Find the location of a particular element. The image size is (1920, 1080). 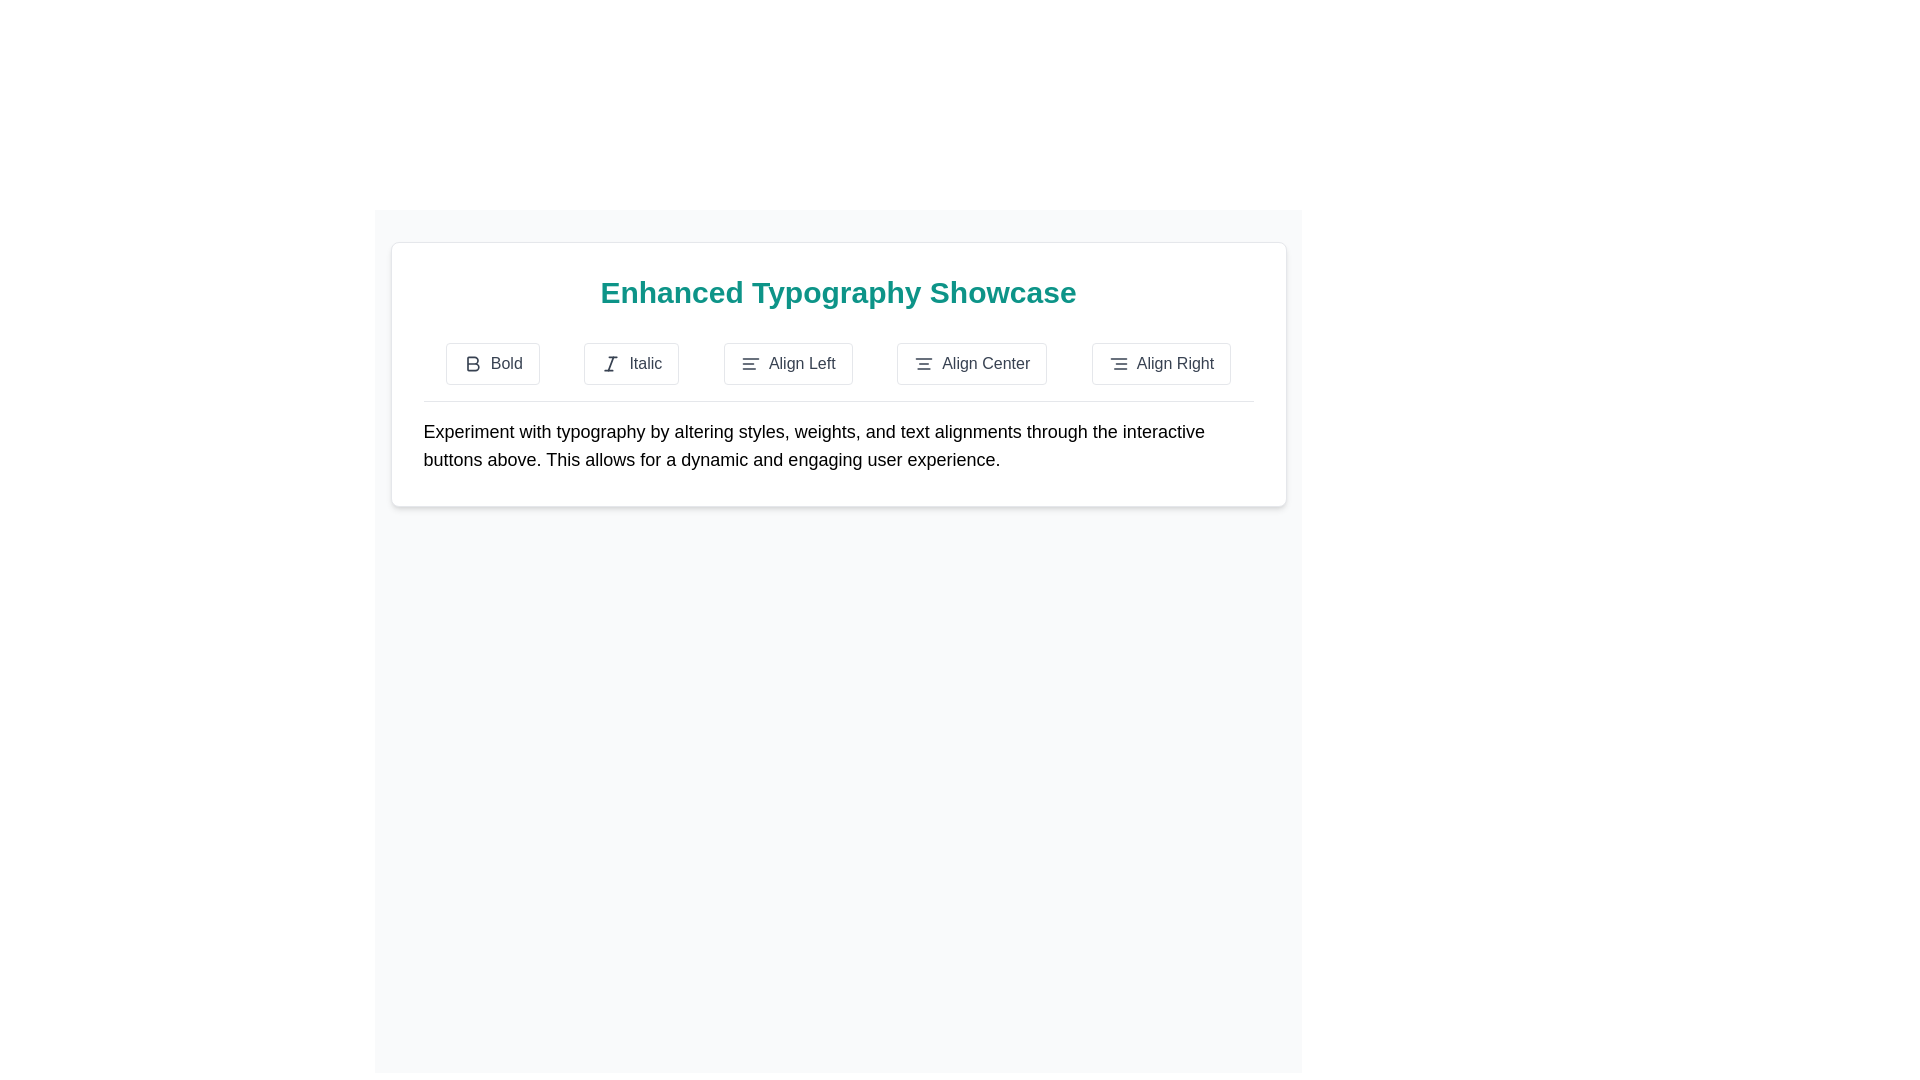

the 'Bold' SVG Icon which is the first button in the horizontal arrangement of text style options is located at coordinates (471, 363).